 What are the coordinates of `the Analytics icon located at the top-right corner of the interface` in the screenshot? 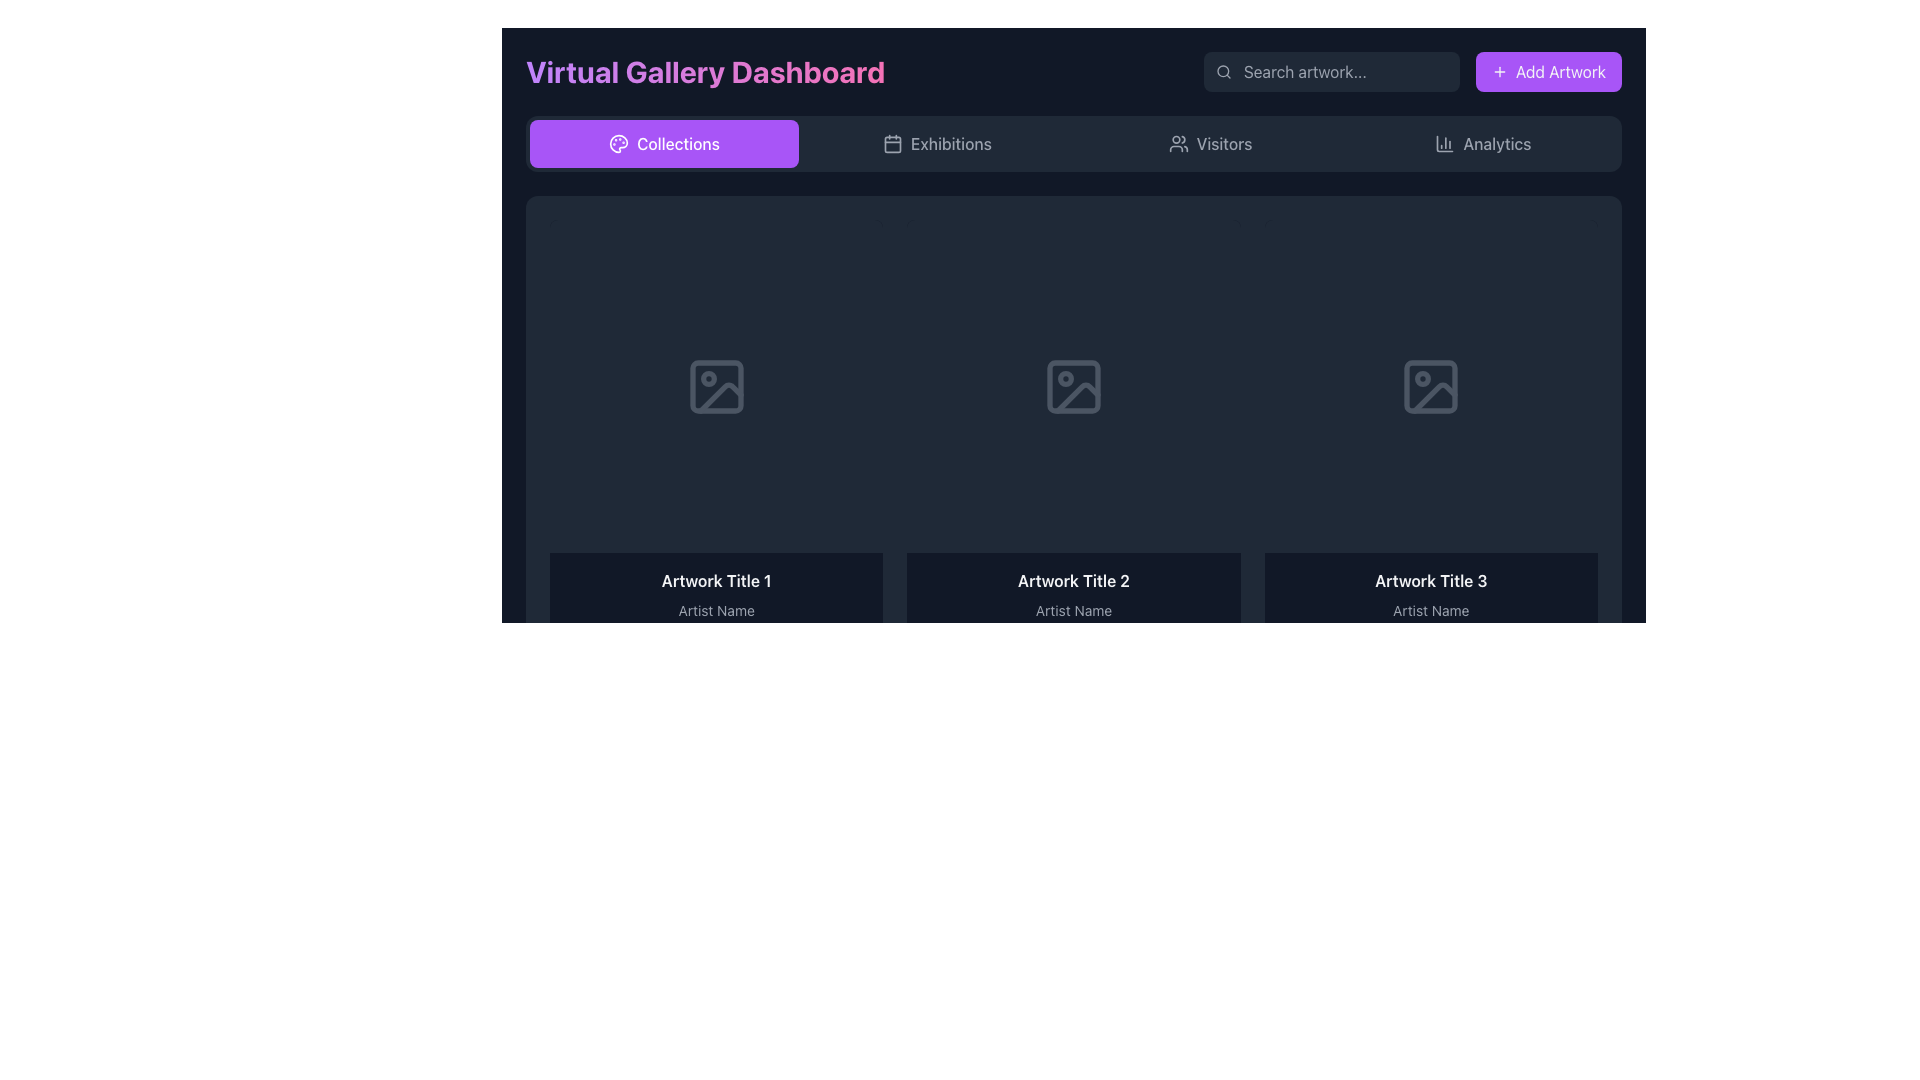 It's located at (1445, 142).